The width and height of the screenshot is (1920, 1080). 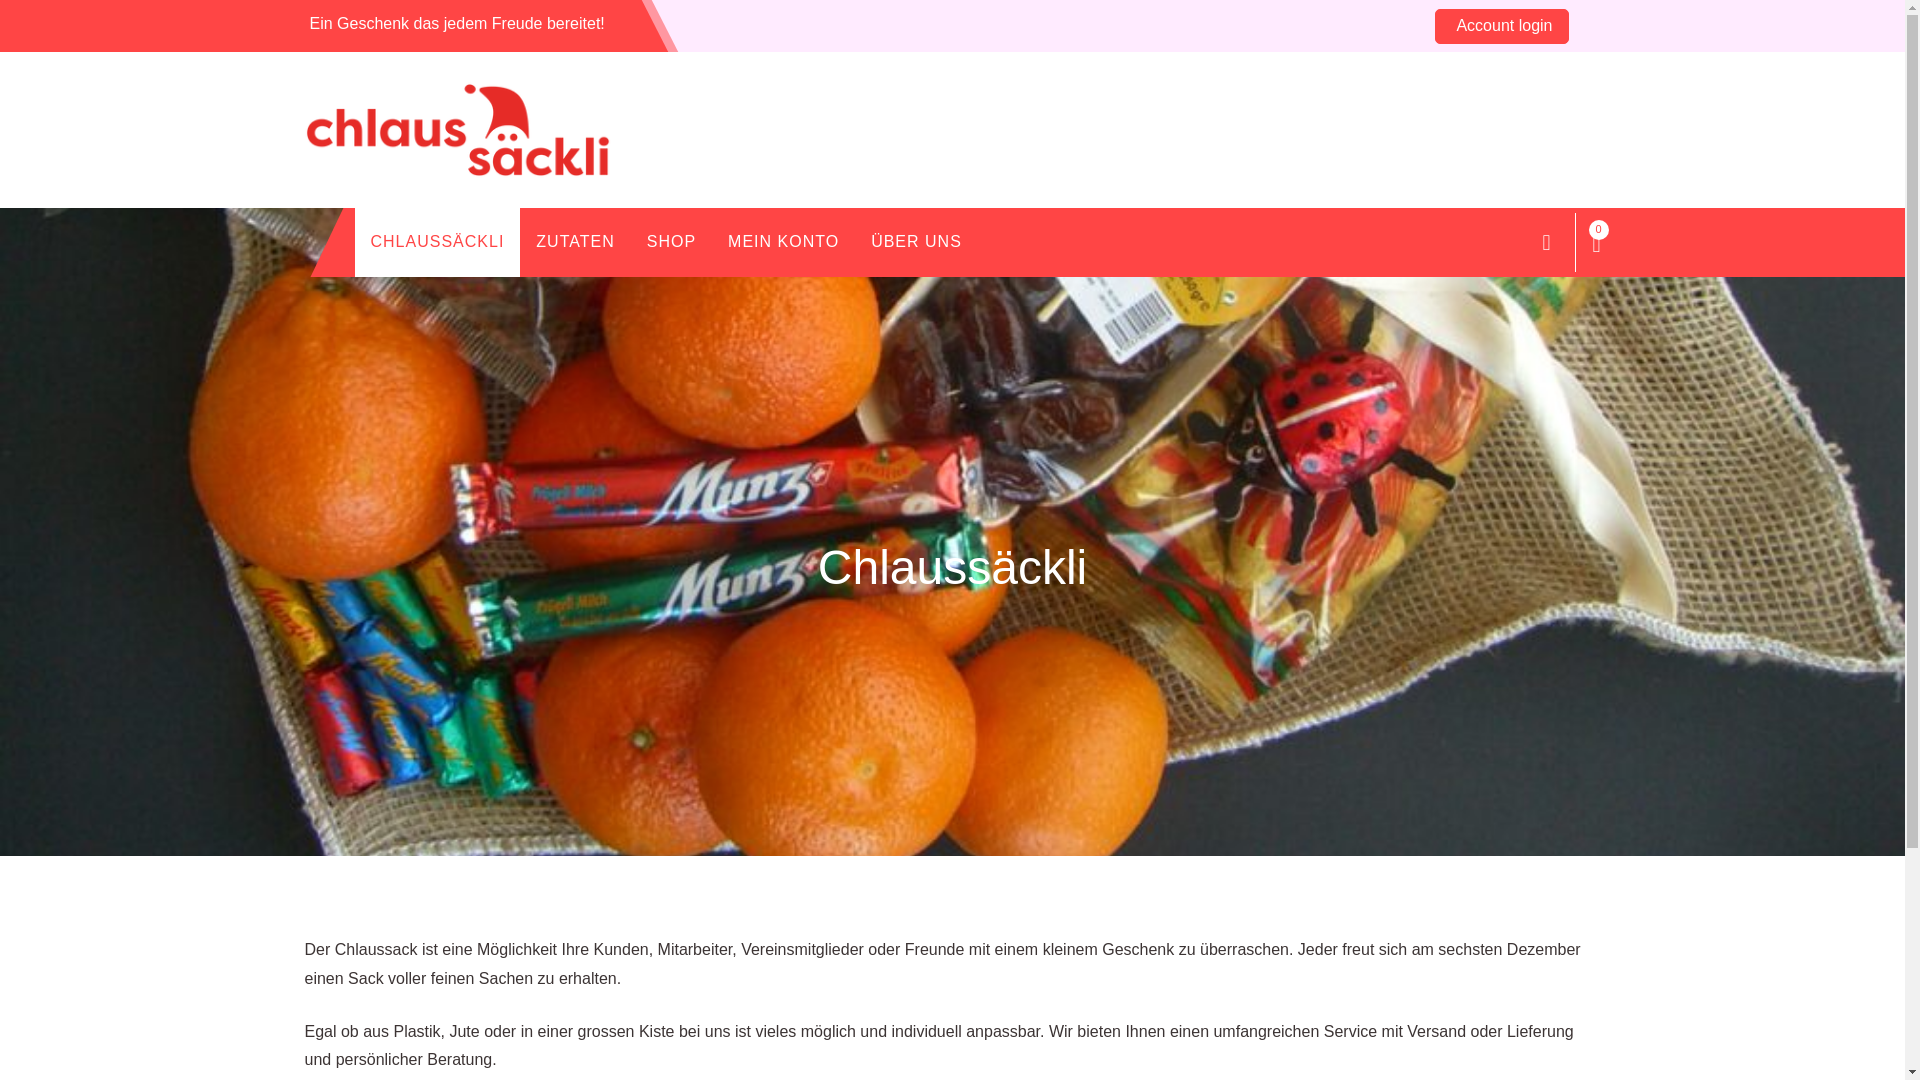 I want to click on 'Account login', so click(x=1501, y=25).